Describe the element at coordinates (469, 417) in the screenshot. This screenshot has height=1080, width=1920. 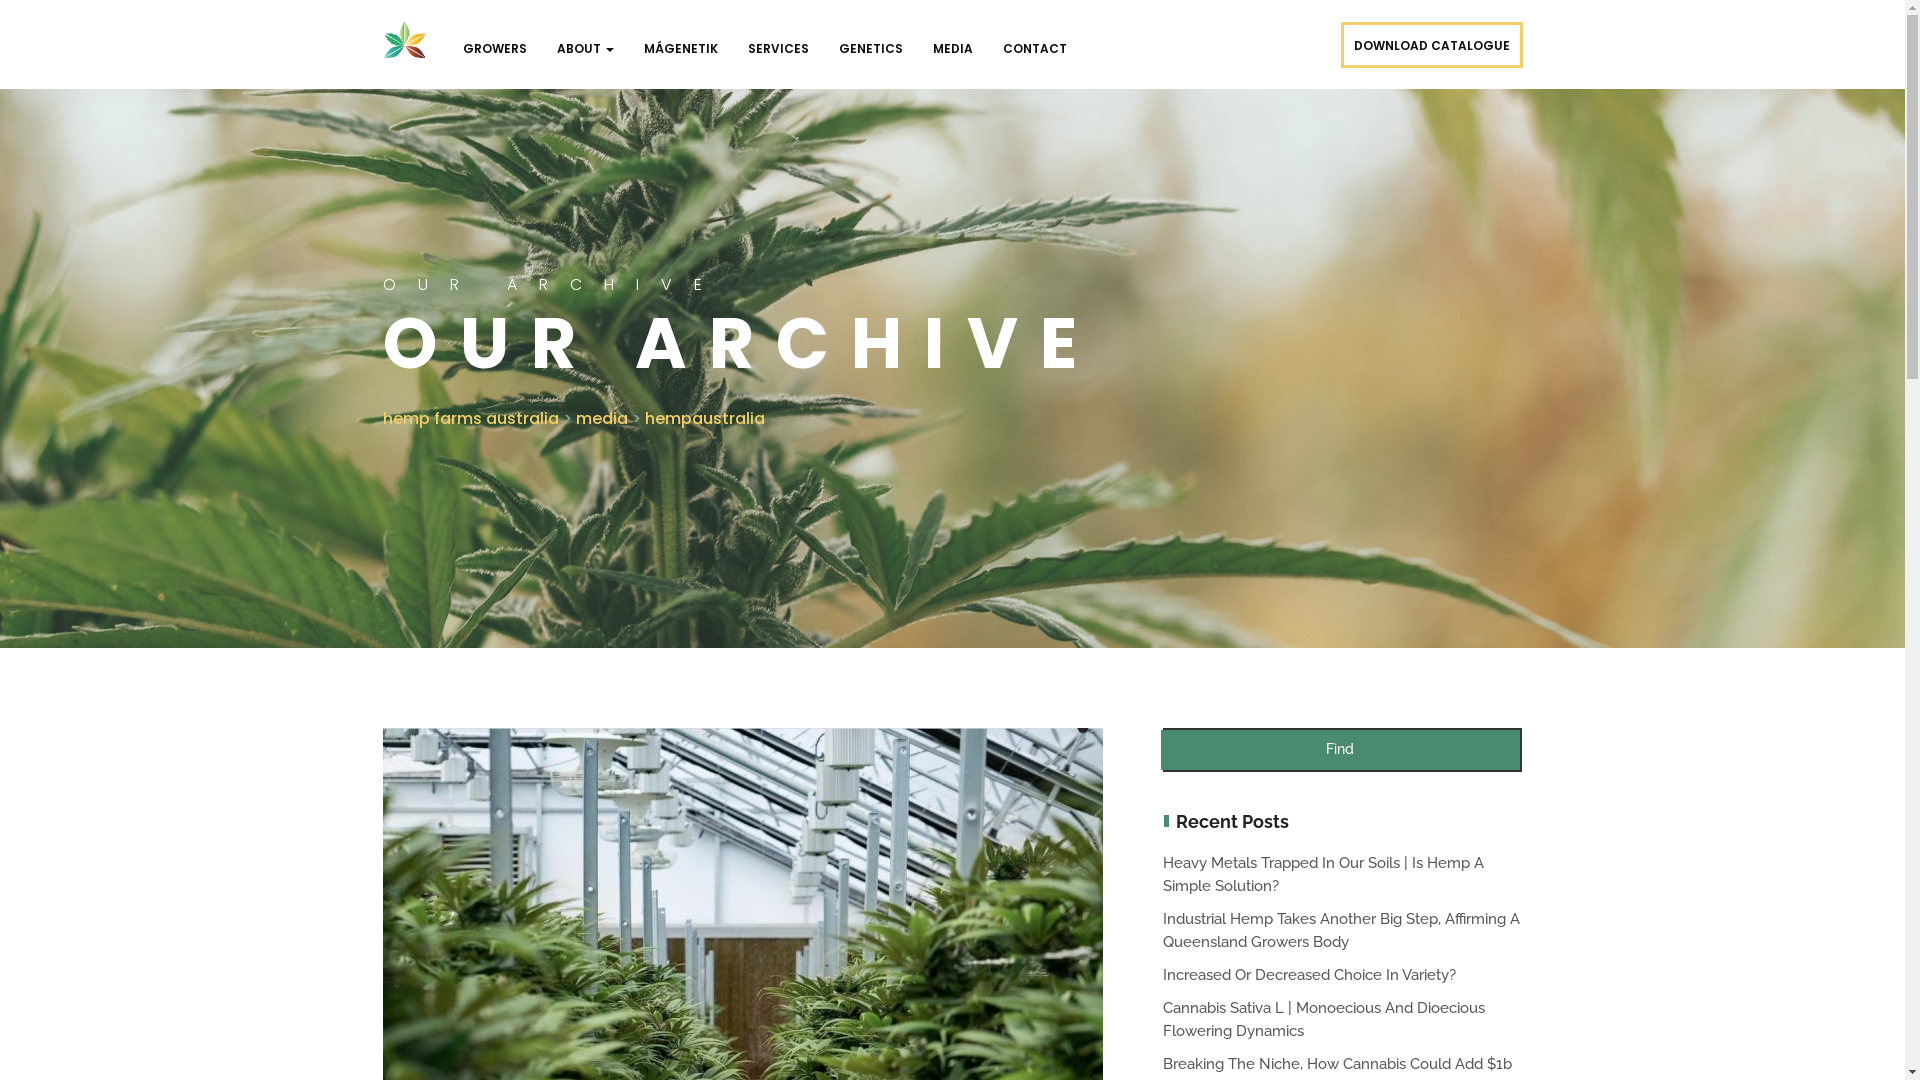
I see `'hemp farms australia'` at that location.